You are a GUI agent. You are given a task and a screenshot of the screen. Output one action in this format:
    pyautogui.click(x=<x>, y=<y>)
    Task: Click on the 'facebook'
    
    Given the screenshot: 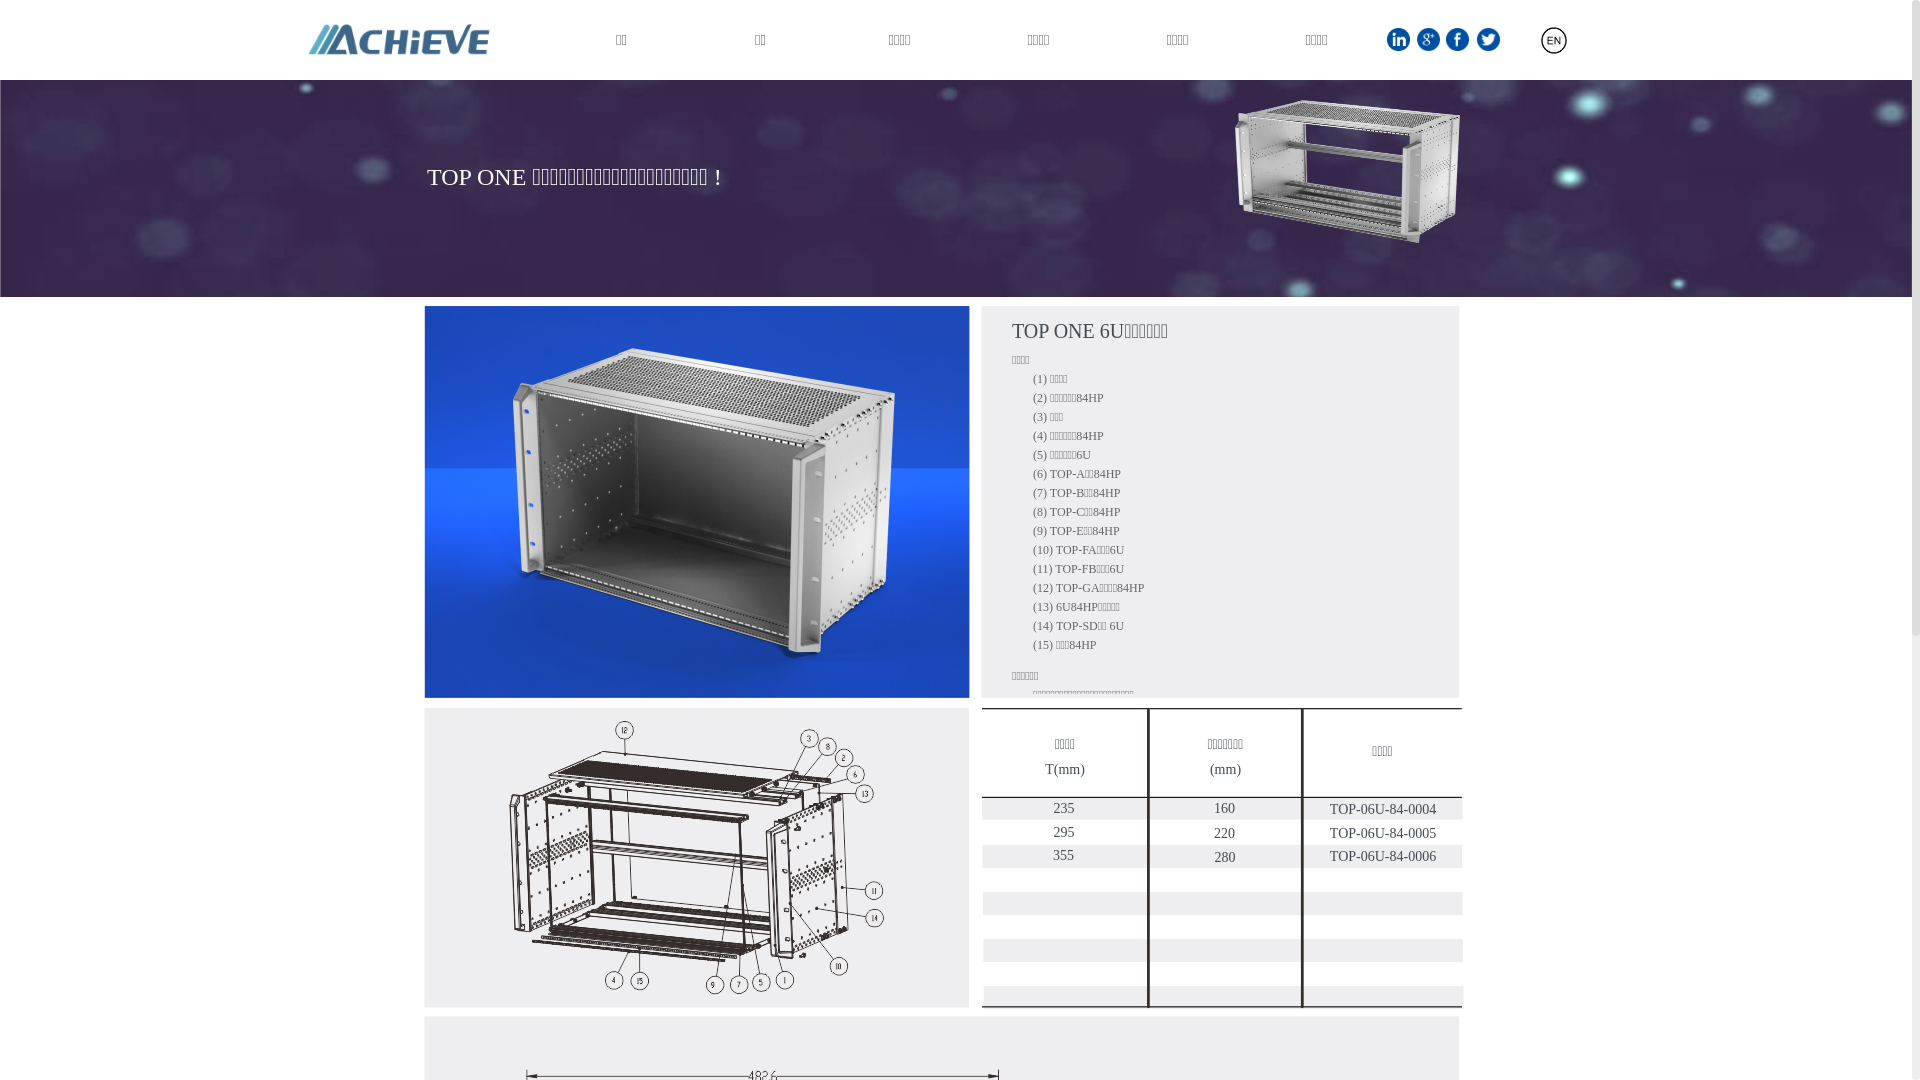 What is the action you would take?
    pyautogui.click(x=1457, y=39)
    